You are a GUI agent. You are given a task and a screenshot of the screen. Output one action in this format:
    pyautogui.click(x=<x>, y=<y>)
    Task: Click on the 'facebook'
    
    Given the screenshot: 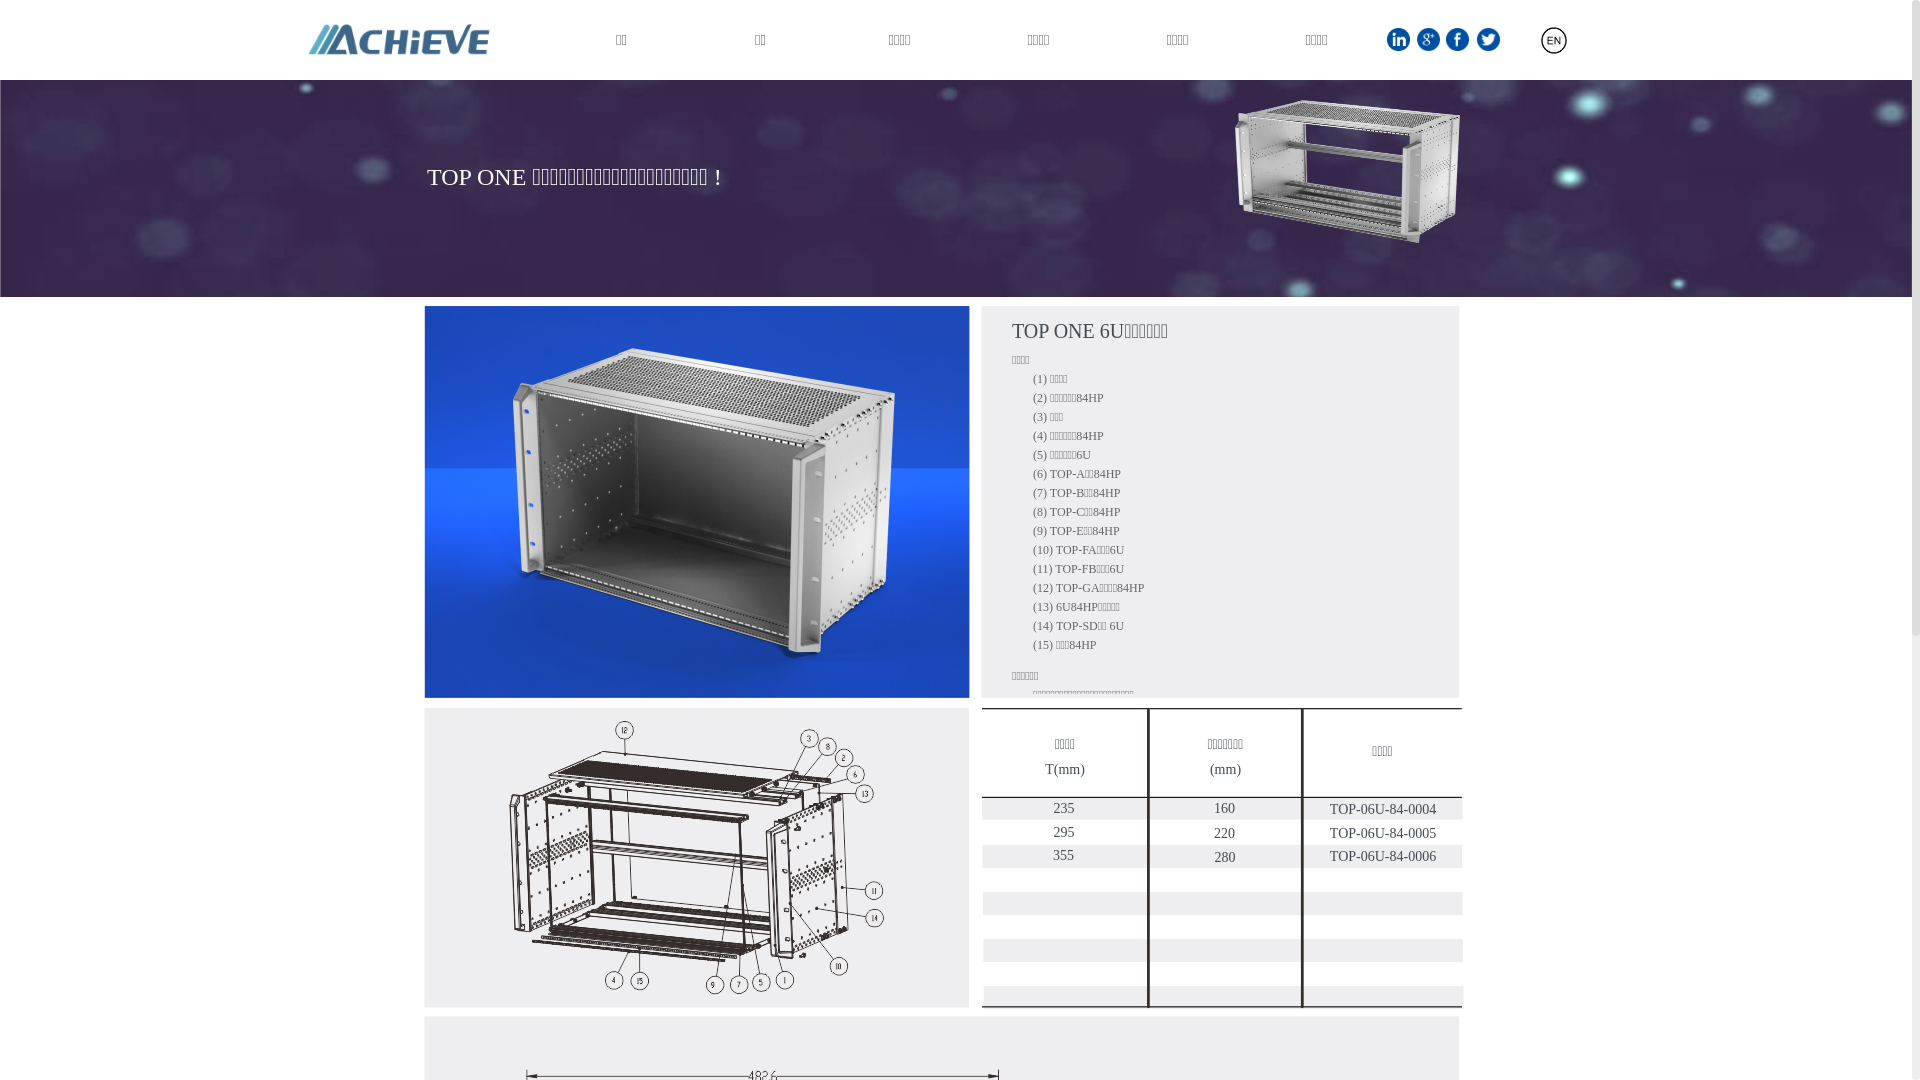 What is the action you would take?
    pyautogui.click(x=1457, y=39)
    